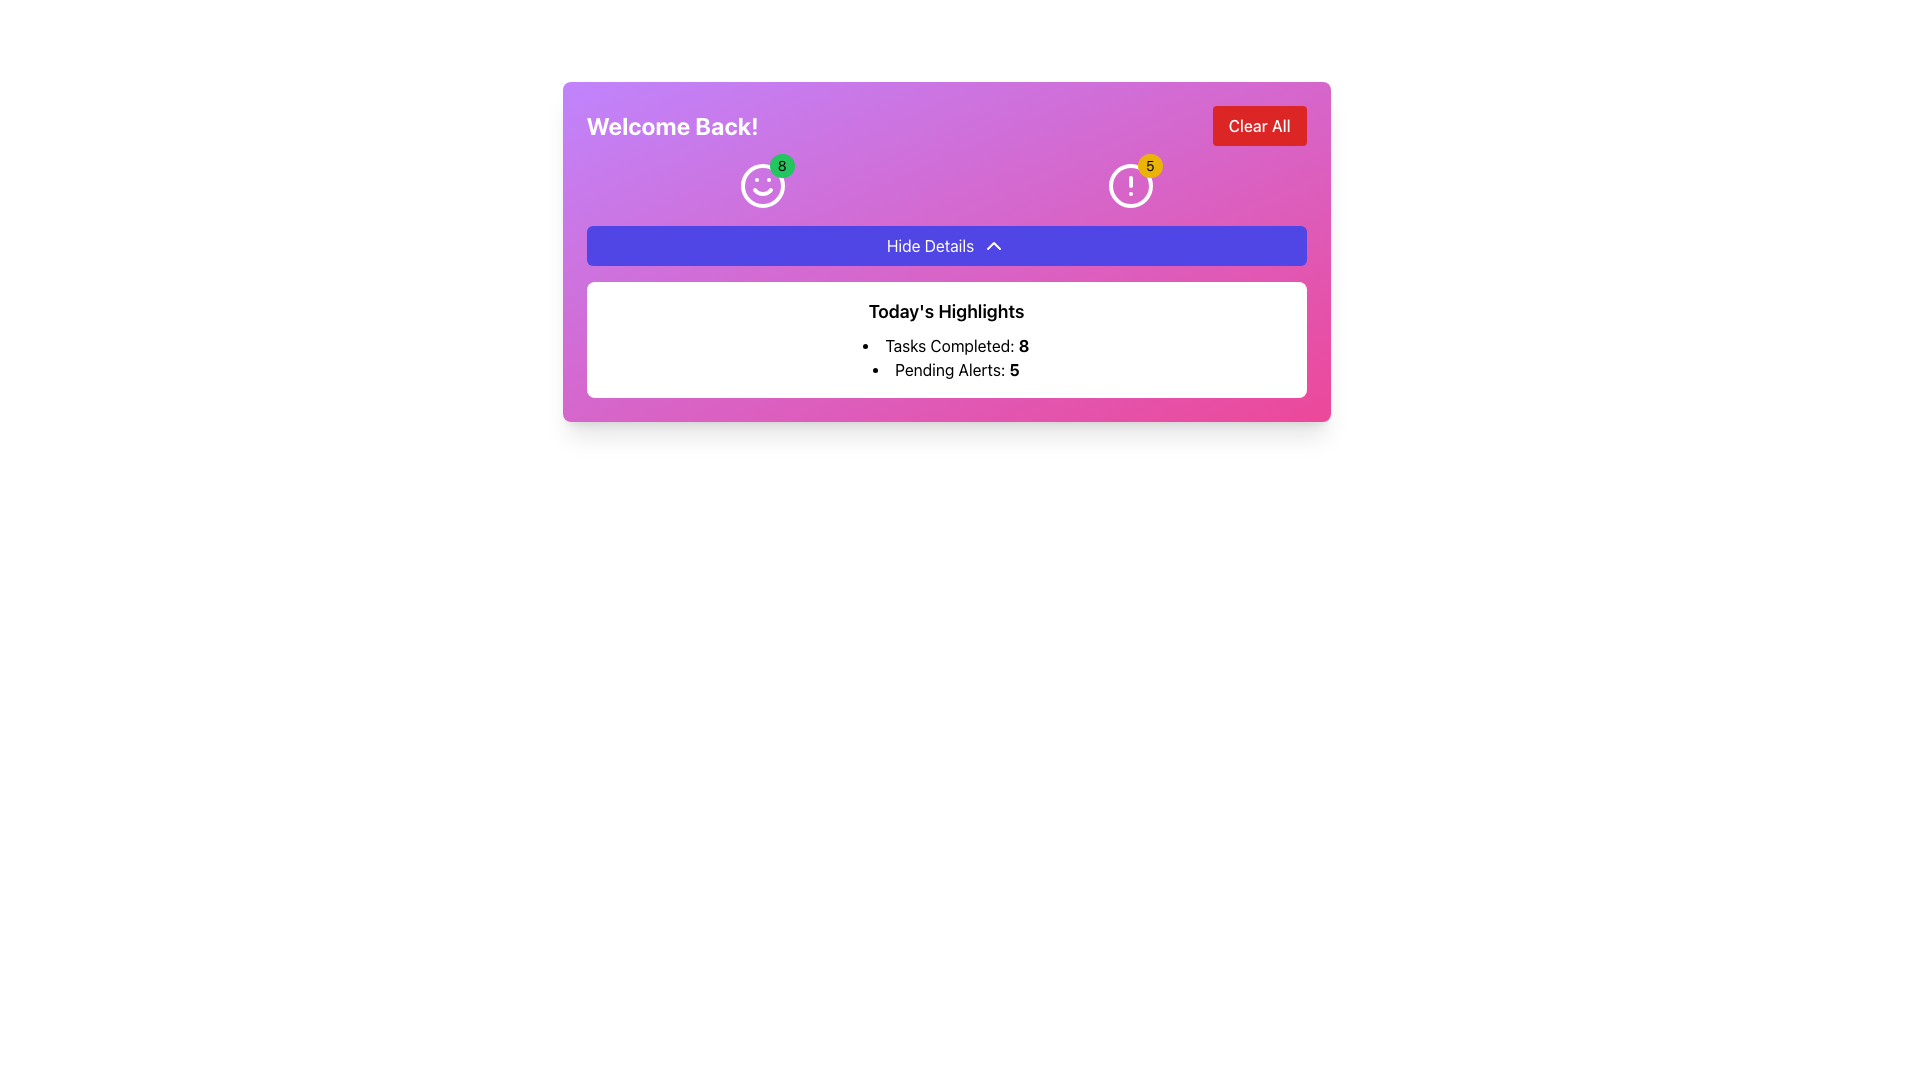 Image resolution: width=1920 pixels, height=1080 pixels. I want to click on the text element displaying the number '8', which represents the count of completed tasks, located under the 'Today's Highlights' section, so click(1024, 345).